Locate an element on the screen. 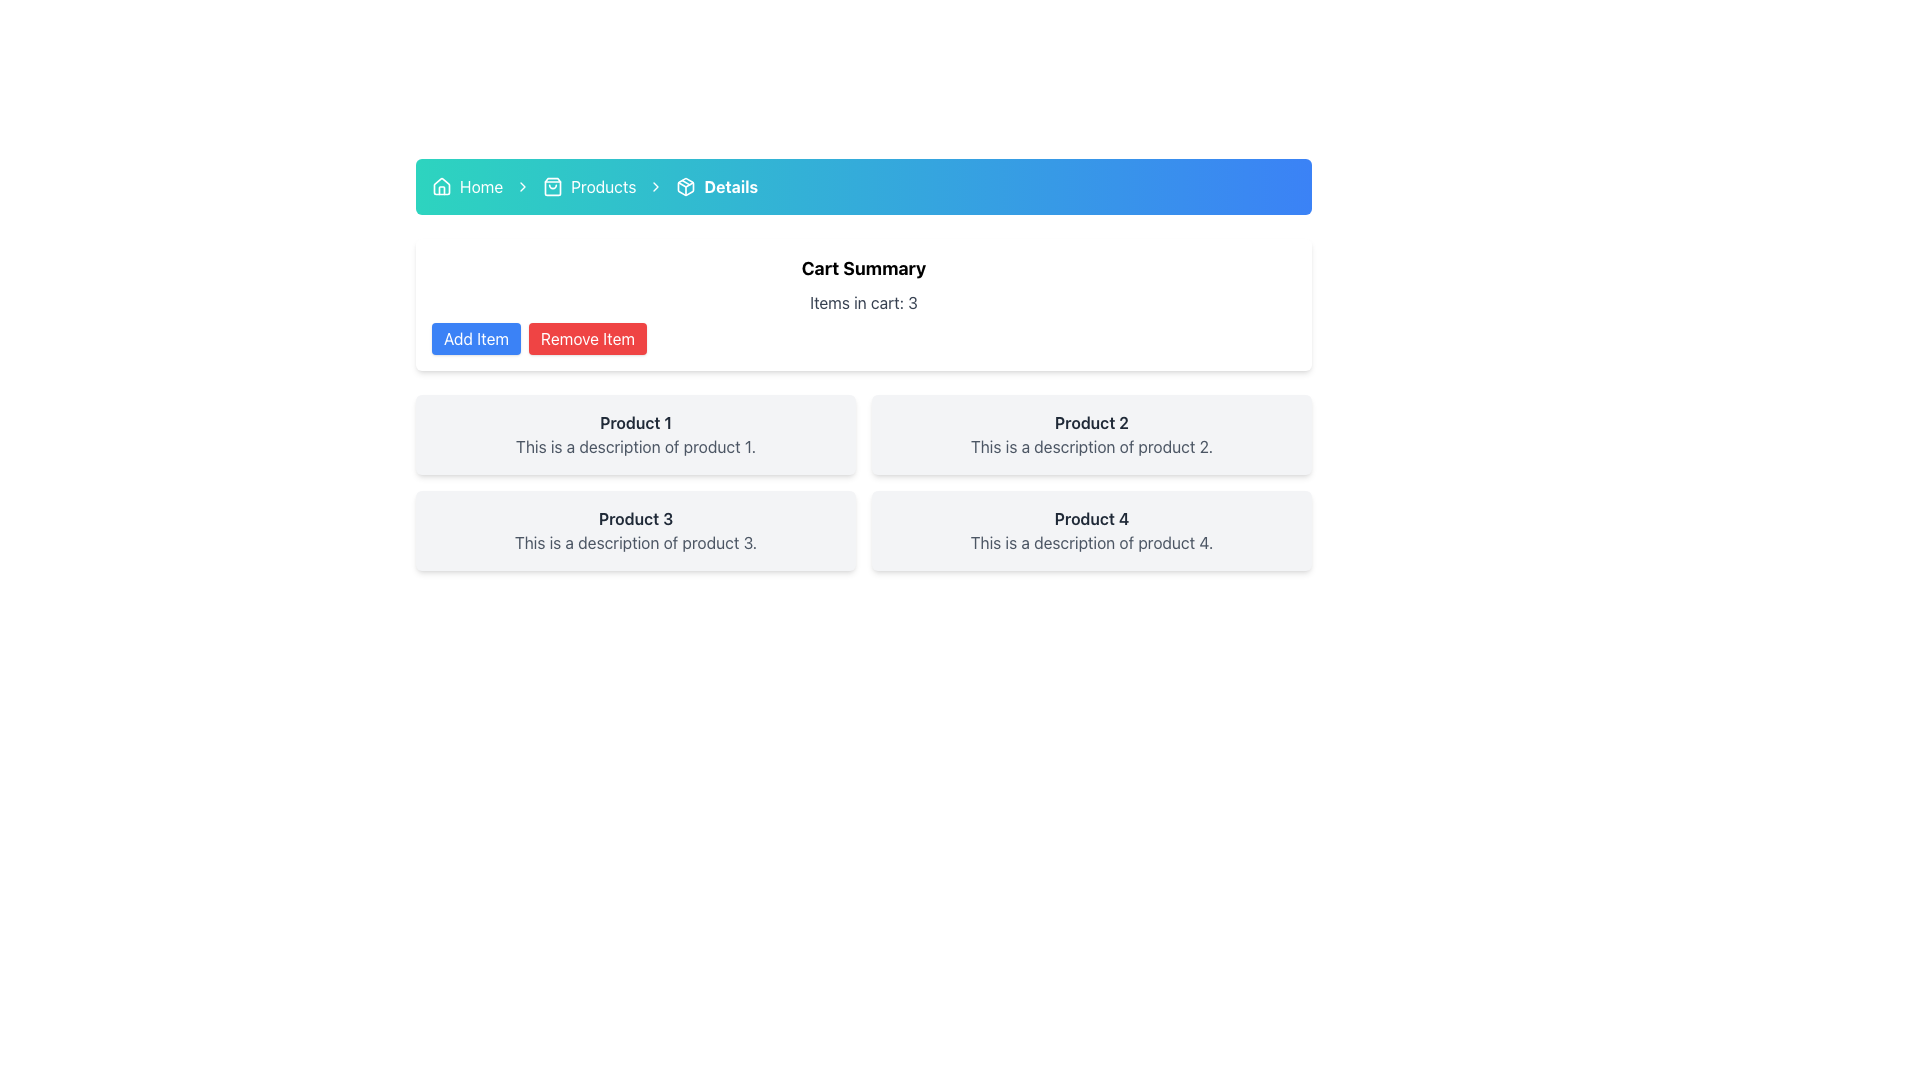  the 'Product 4' text label, which is displayed in bold dark gray font within a light gray rounded rectangular box, located at the top section of the fourth product card in the grid layout is located at coordinates (1090, 518).